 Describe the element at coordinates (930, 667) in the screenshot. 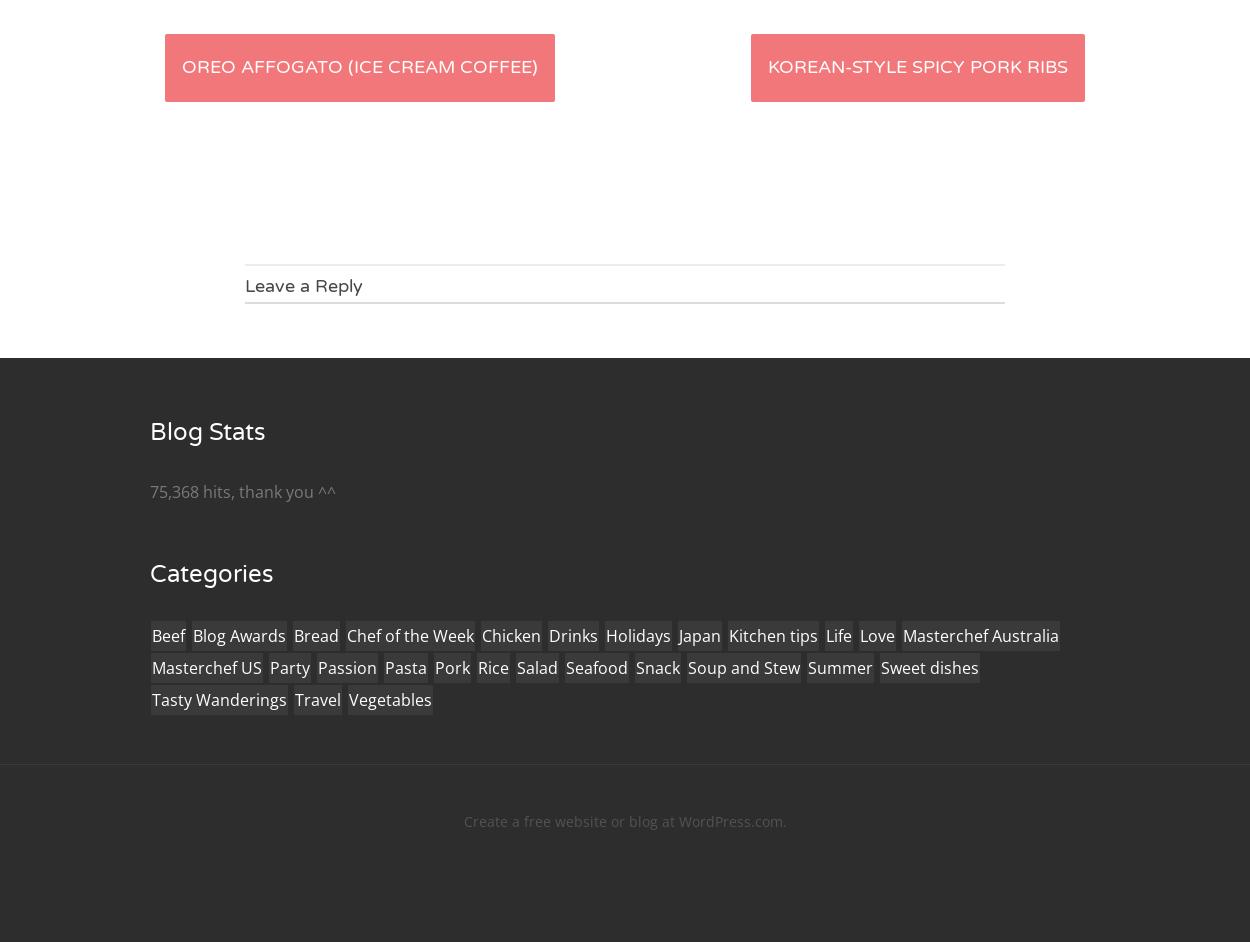

I see `'Sweet dishes'` at that location.